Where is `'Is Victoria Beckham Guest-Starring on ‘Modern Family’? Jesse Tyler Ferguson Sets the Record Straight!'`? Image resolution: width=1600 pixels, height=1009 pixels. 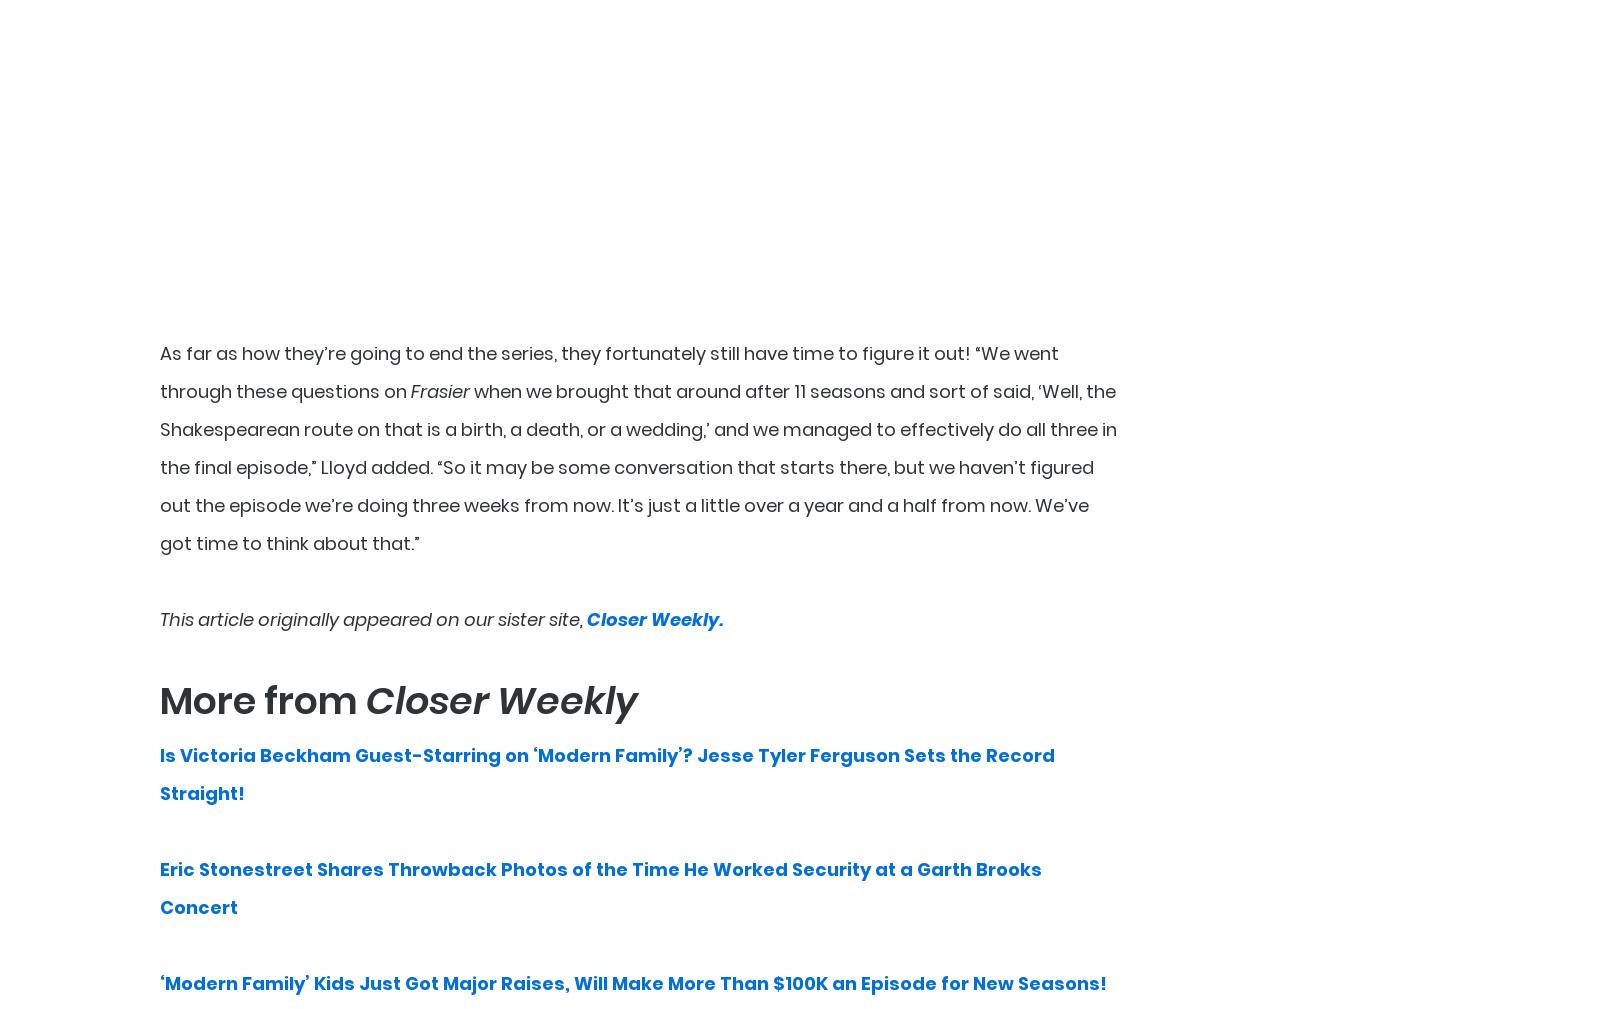 'Is Victoria Beckham Guest-Starring on ‘Modern Family’? Jesse Tyler Ferguson Sets the Record Straight!' is located at coordinates (607, 774).